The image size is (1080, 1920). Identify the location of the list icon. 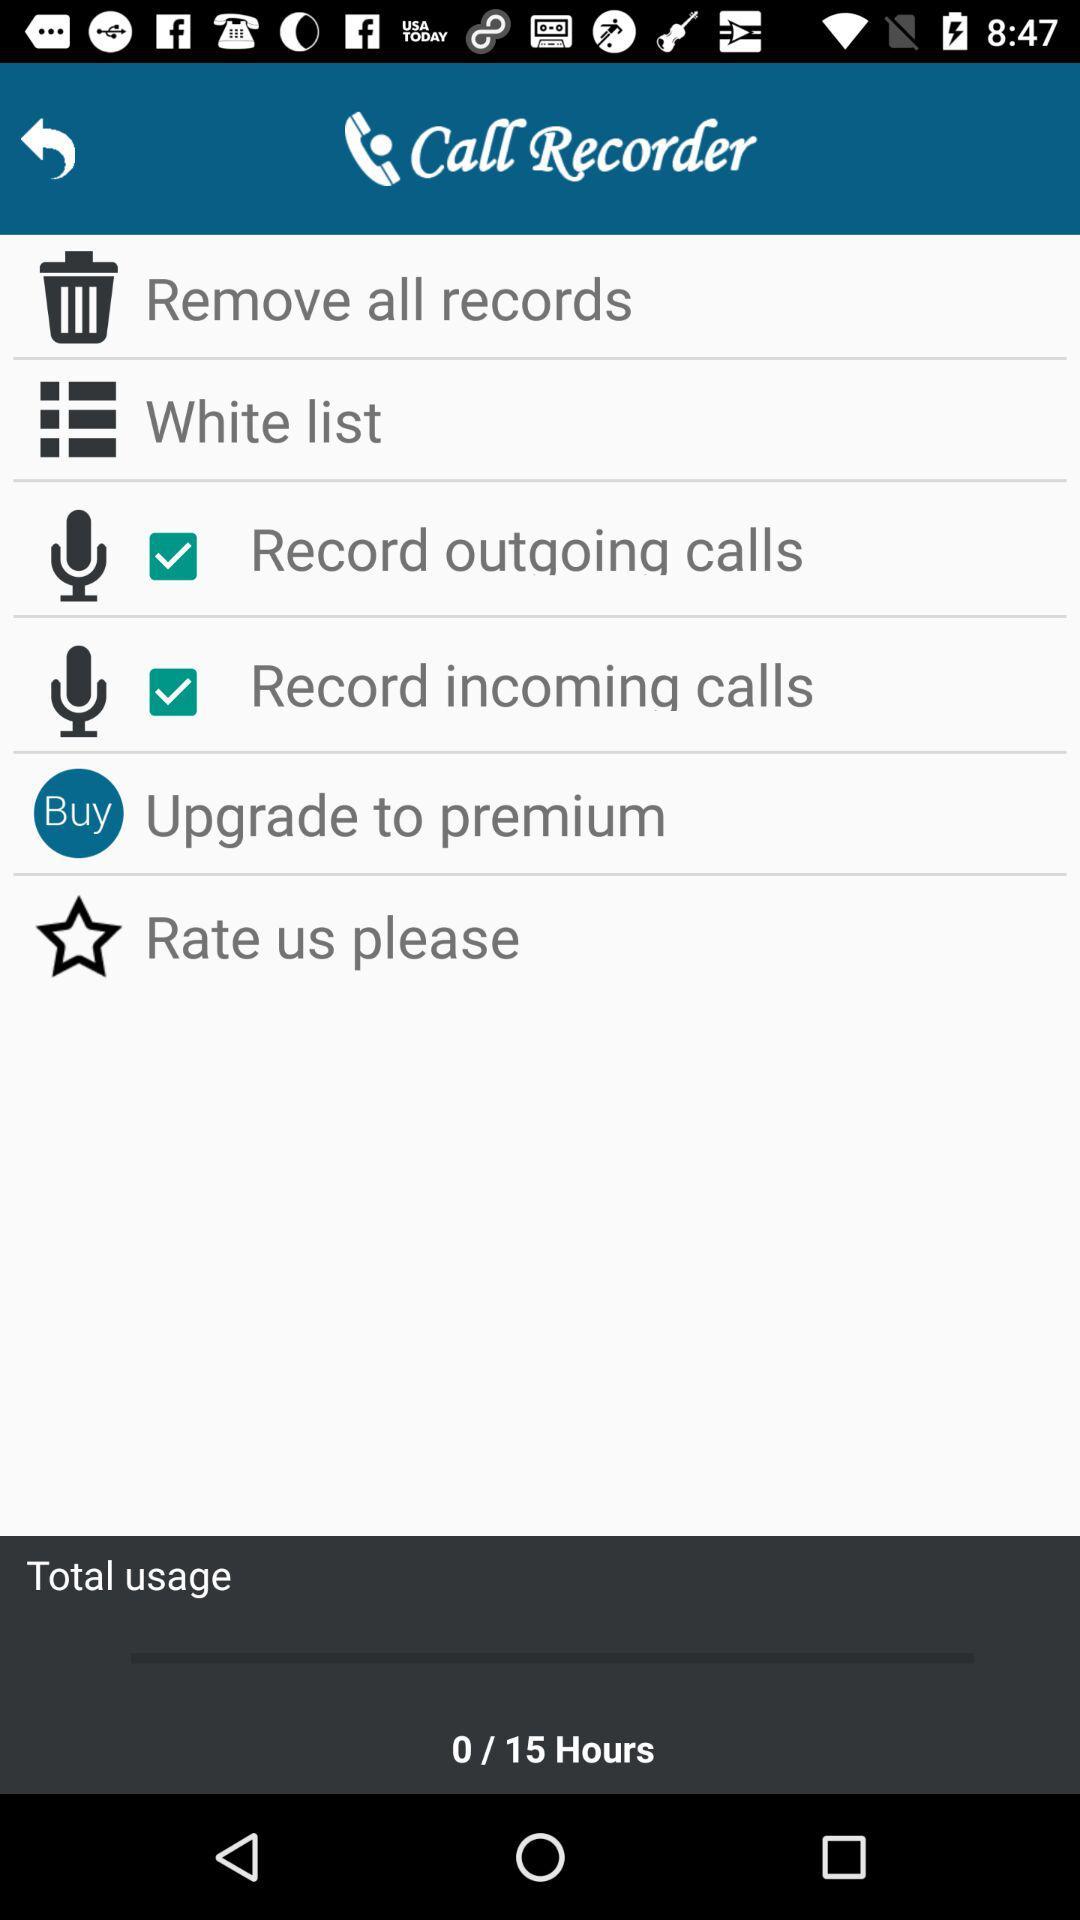
(77, 418).